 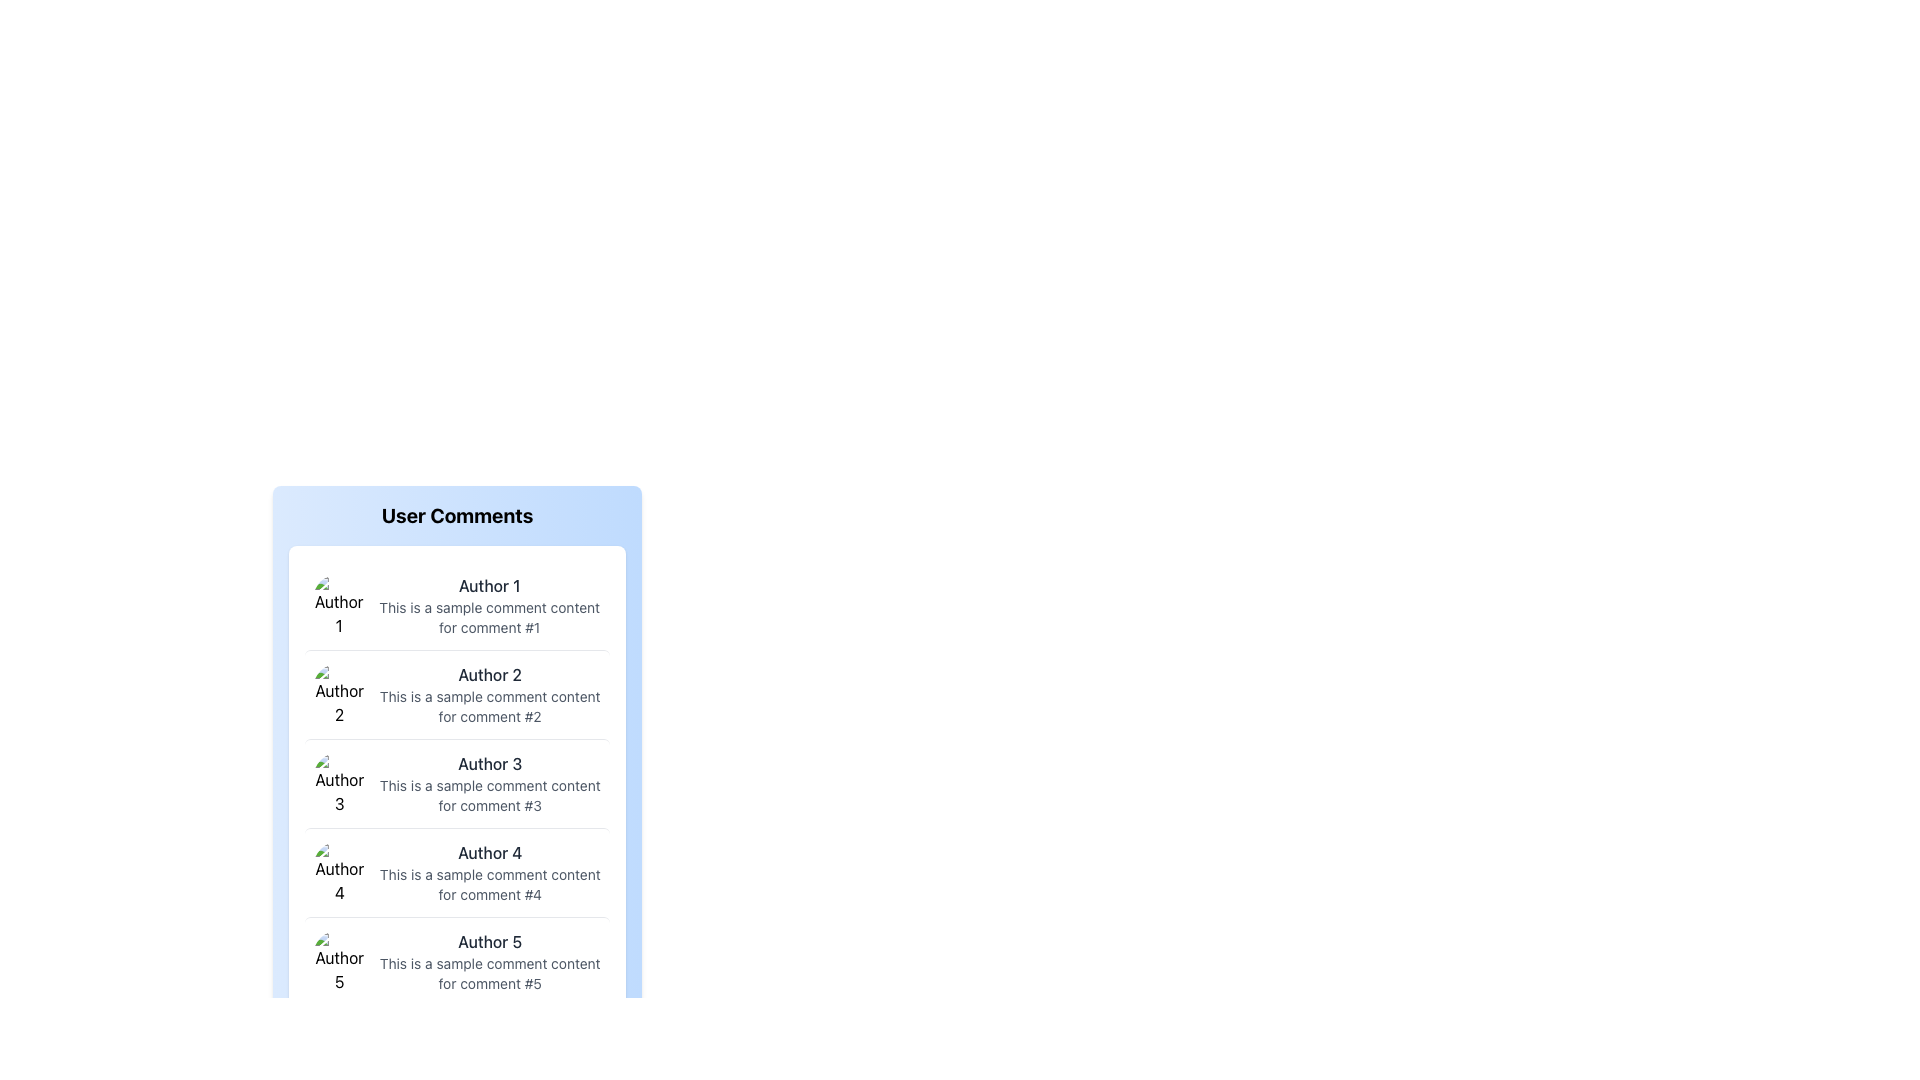 What do you see at coordinates (490, 941) in the screenshot?
I see `the text label 'Author 5' in the comment section, which is styled in a medium-weight font and dark gray color, positioned above the comment content` at bounding box center [490, 941].